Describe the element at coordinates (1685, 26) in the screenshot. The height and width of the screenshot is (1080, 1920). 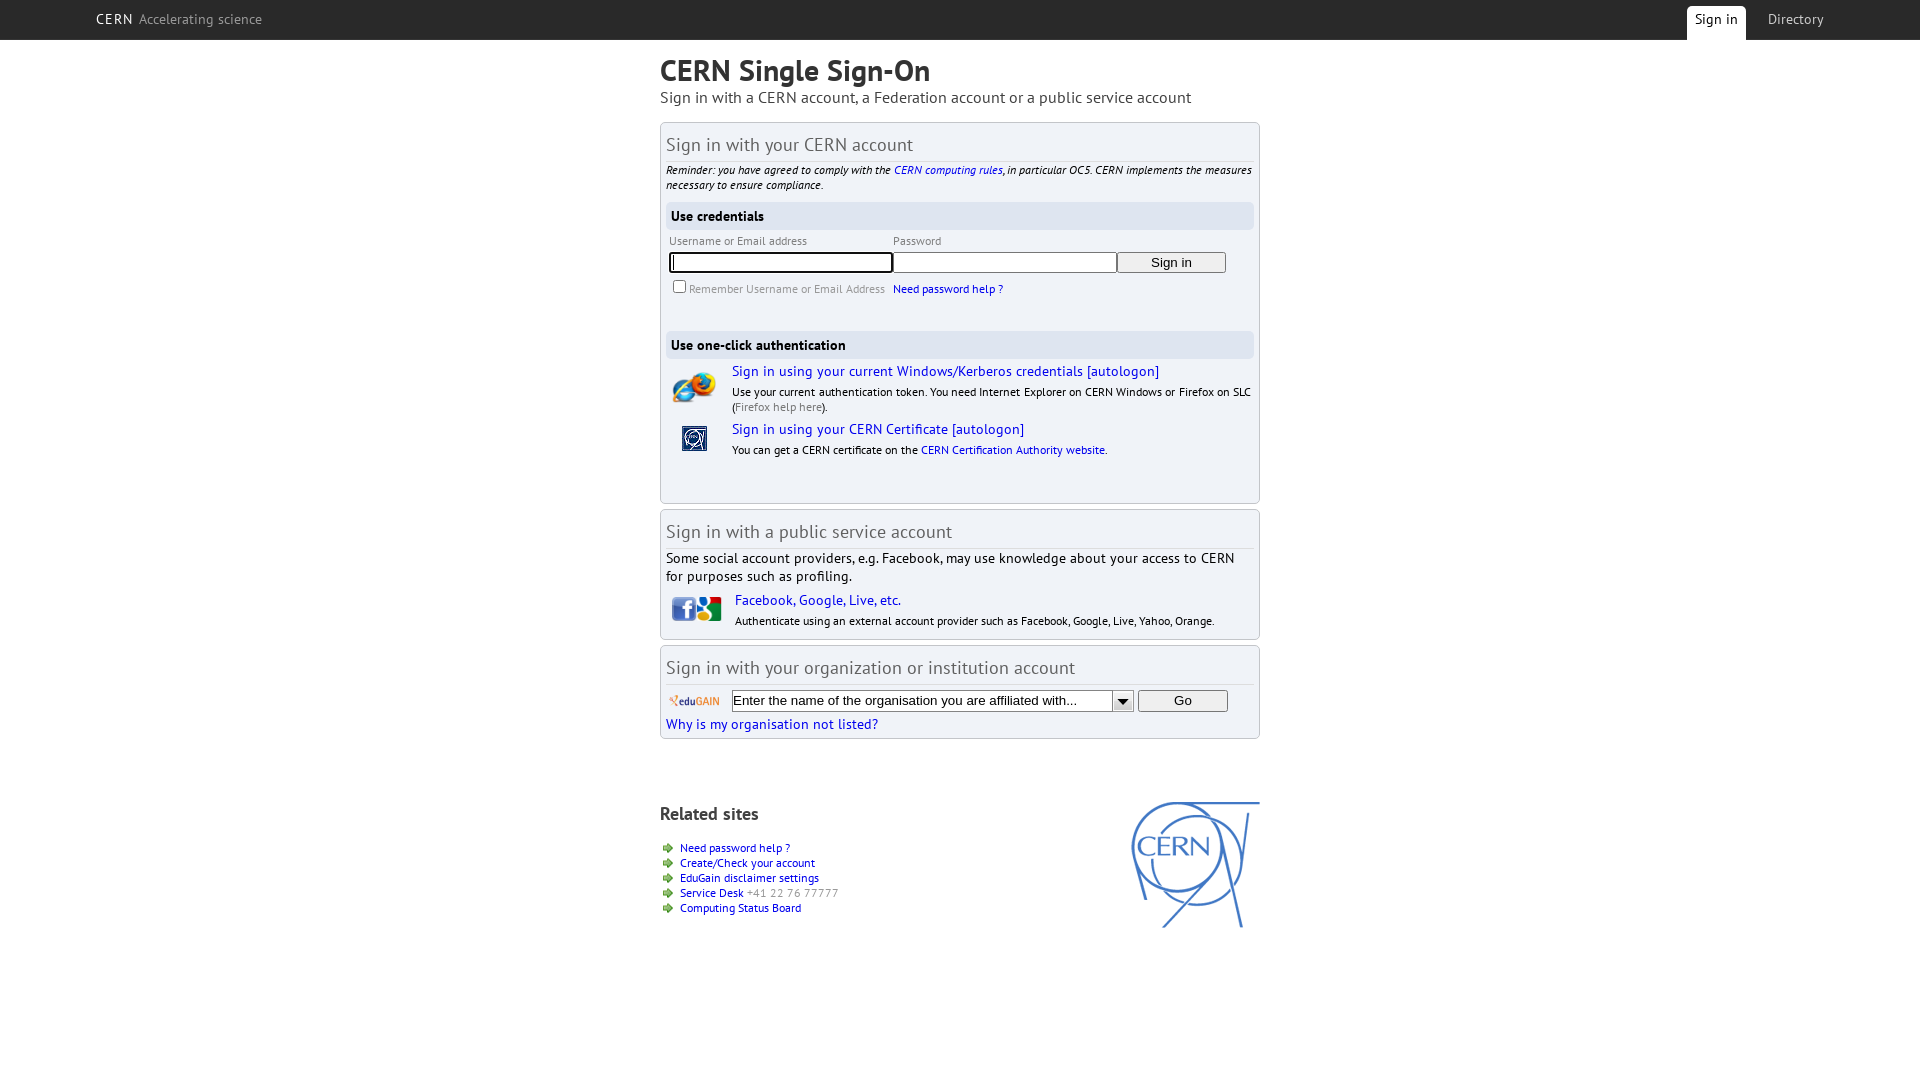
I see `'Sign in'` at that location.